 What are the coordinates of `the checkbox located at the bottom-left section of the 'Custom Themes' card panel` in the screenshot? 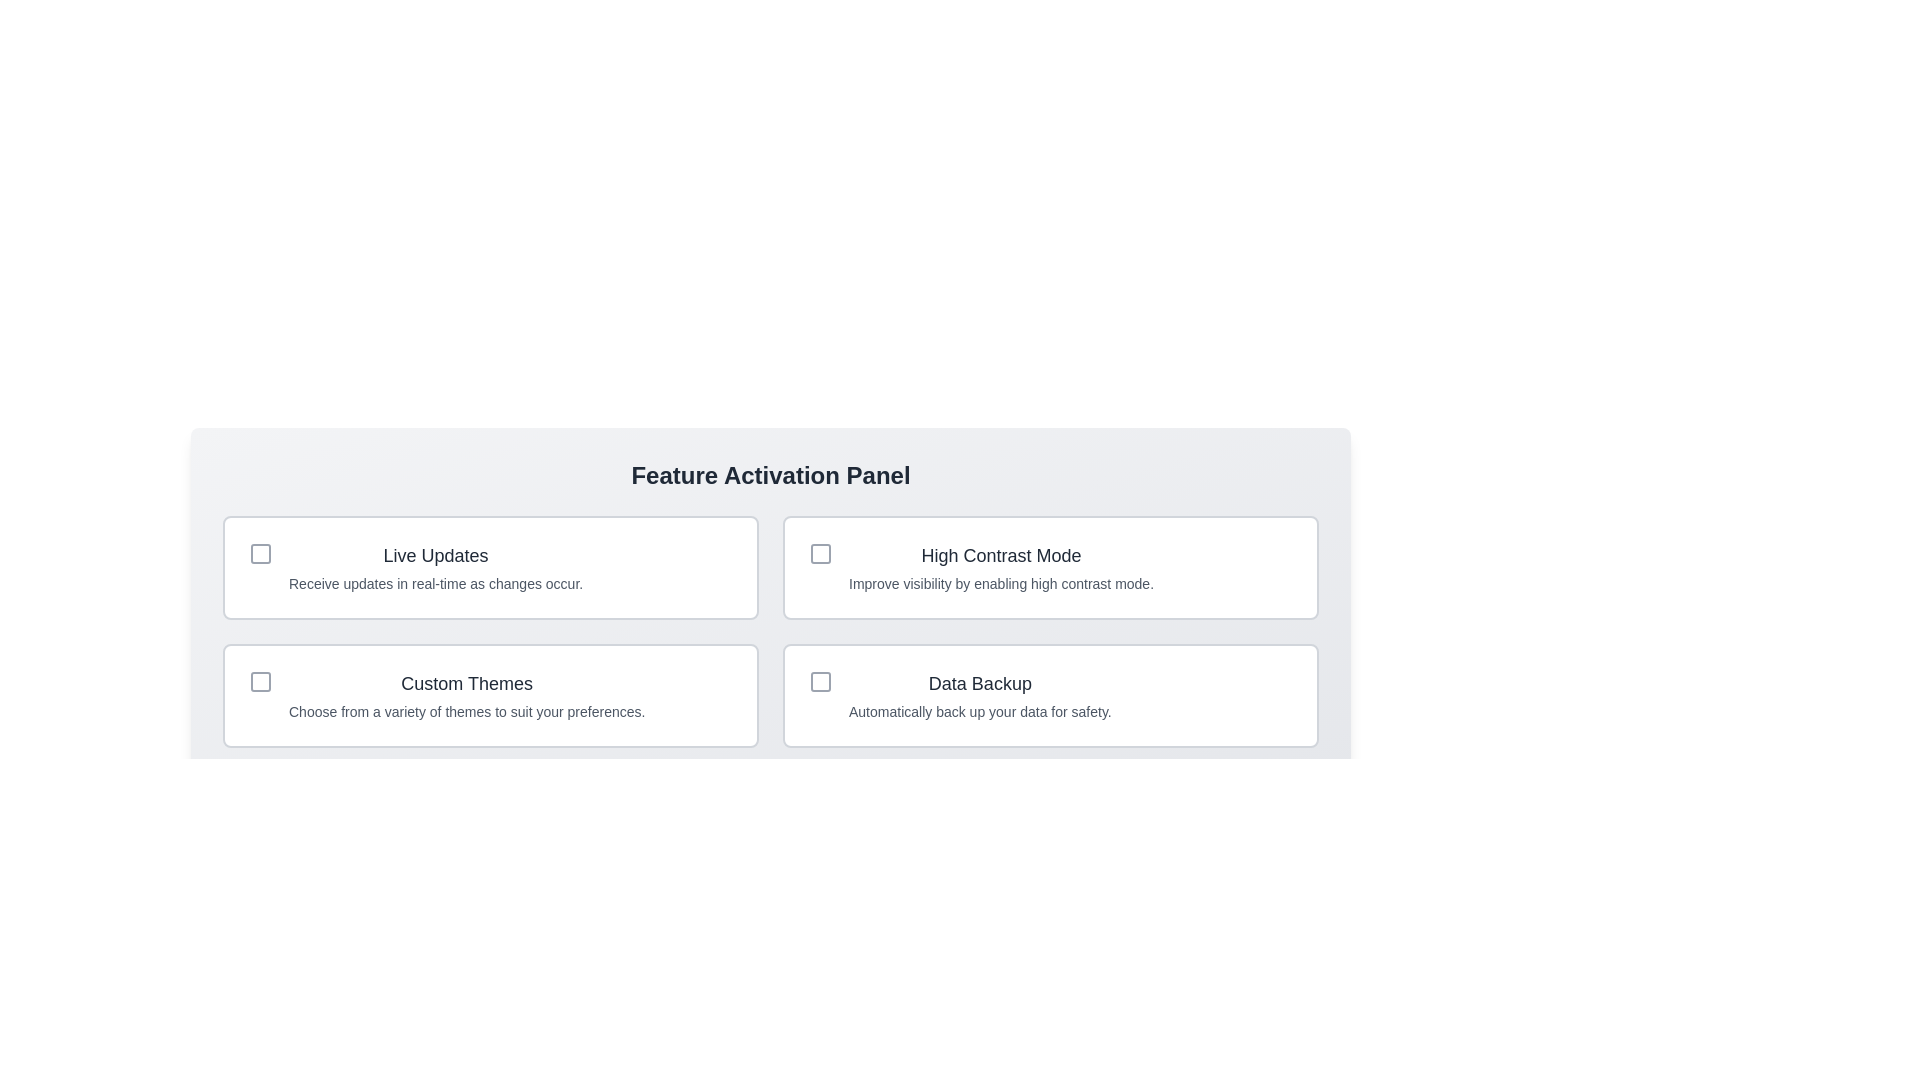 It's located at (259, 681).